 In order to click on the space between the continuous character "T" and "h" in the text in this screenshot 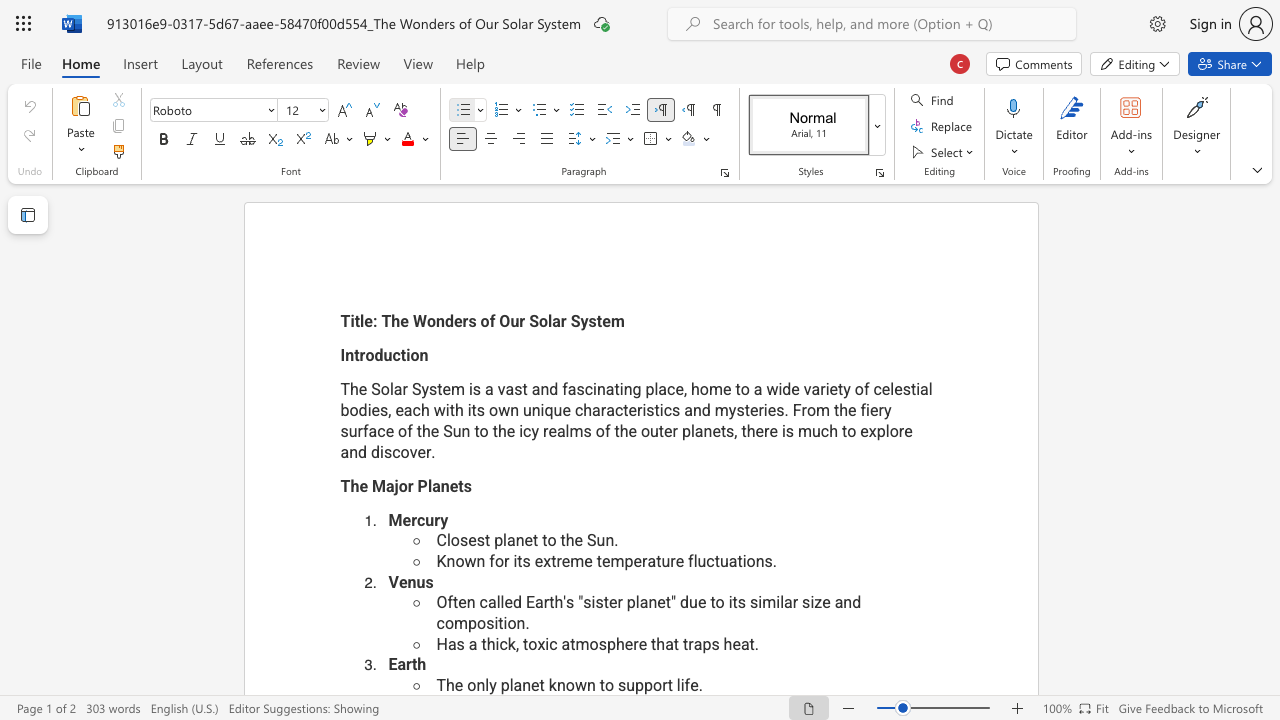, I will do `click(444, 684)`.